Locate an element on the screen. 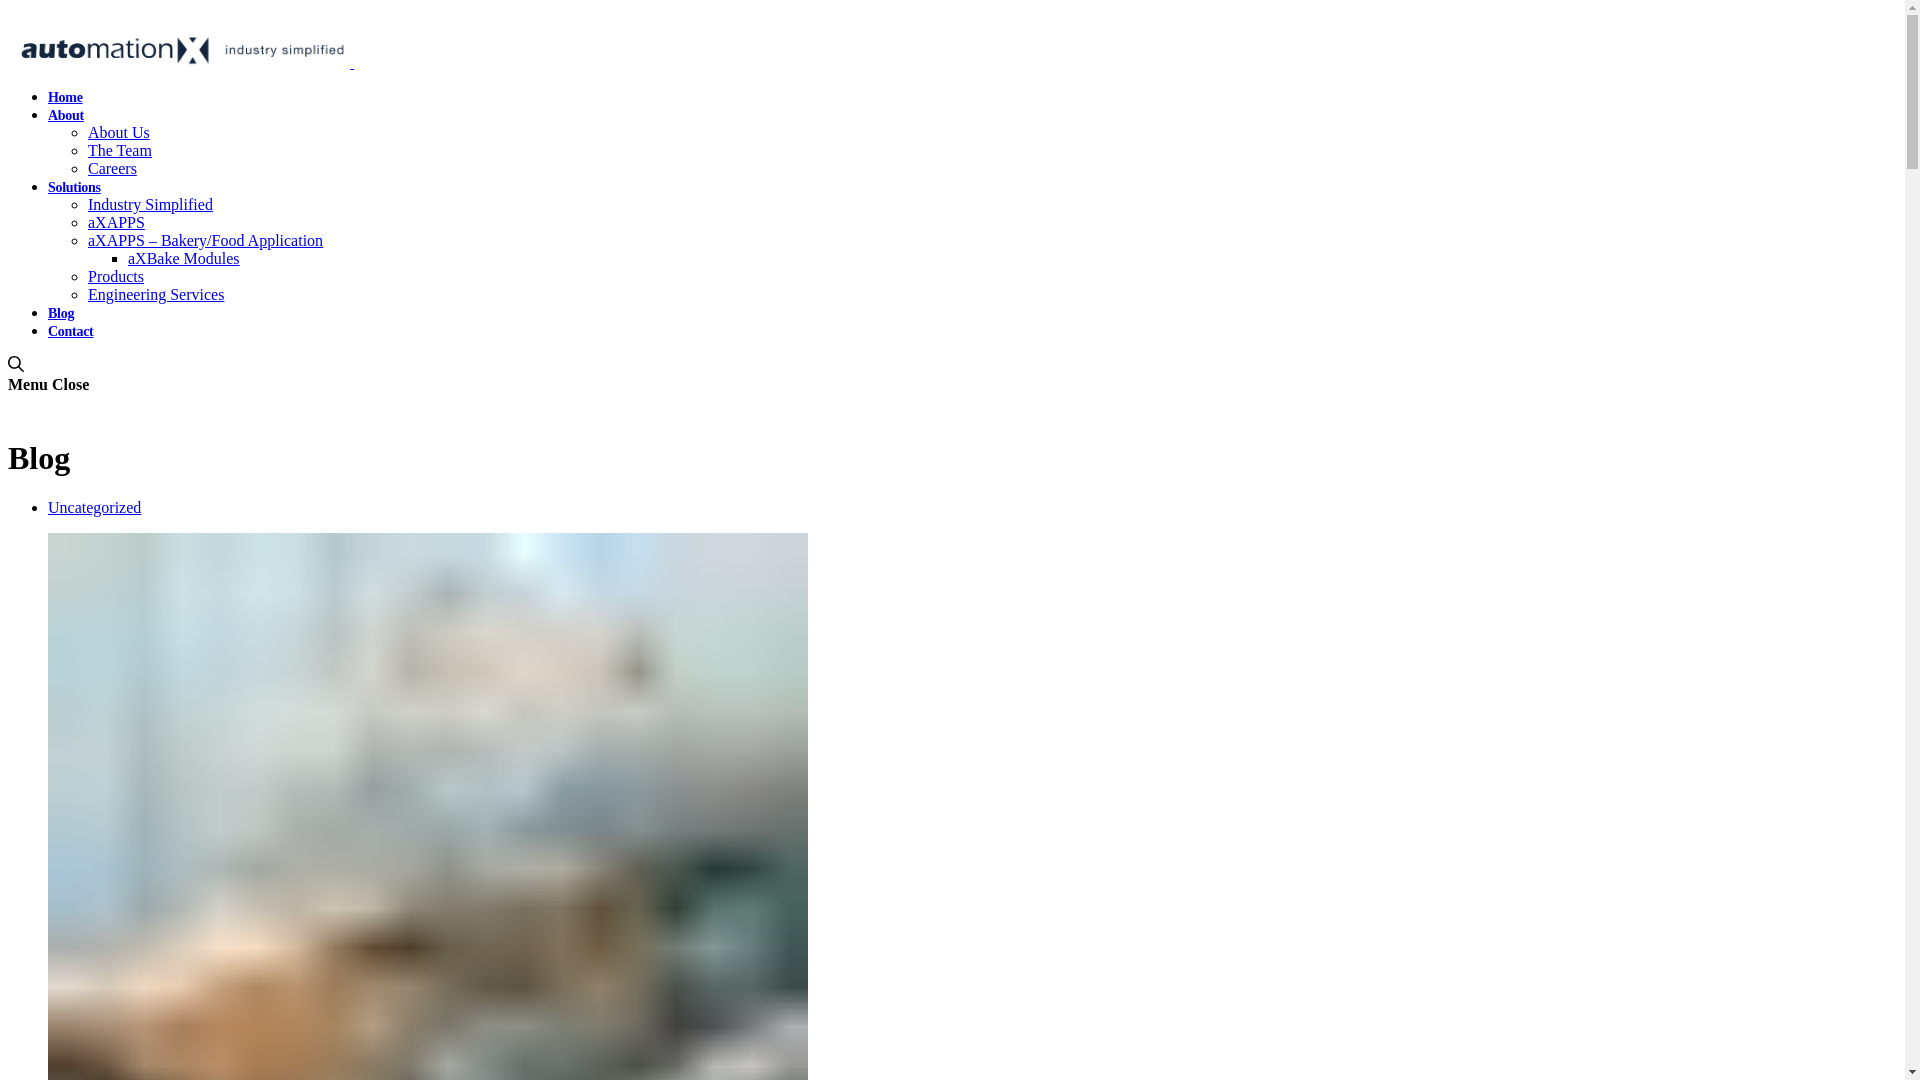 This screenshot has height=1080, width=1920. 'Industry Simplified' is located at coordinates (149, 204).